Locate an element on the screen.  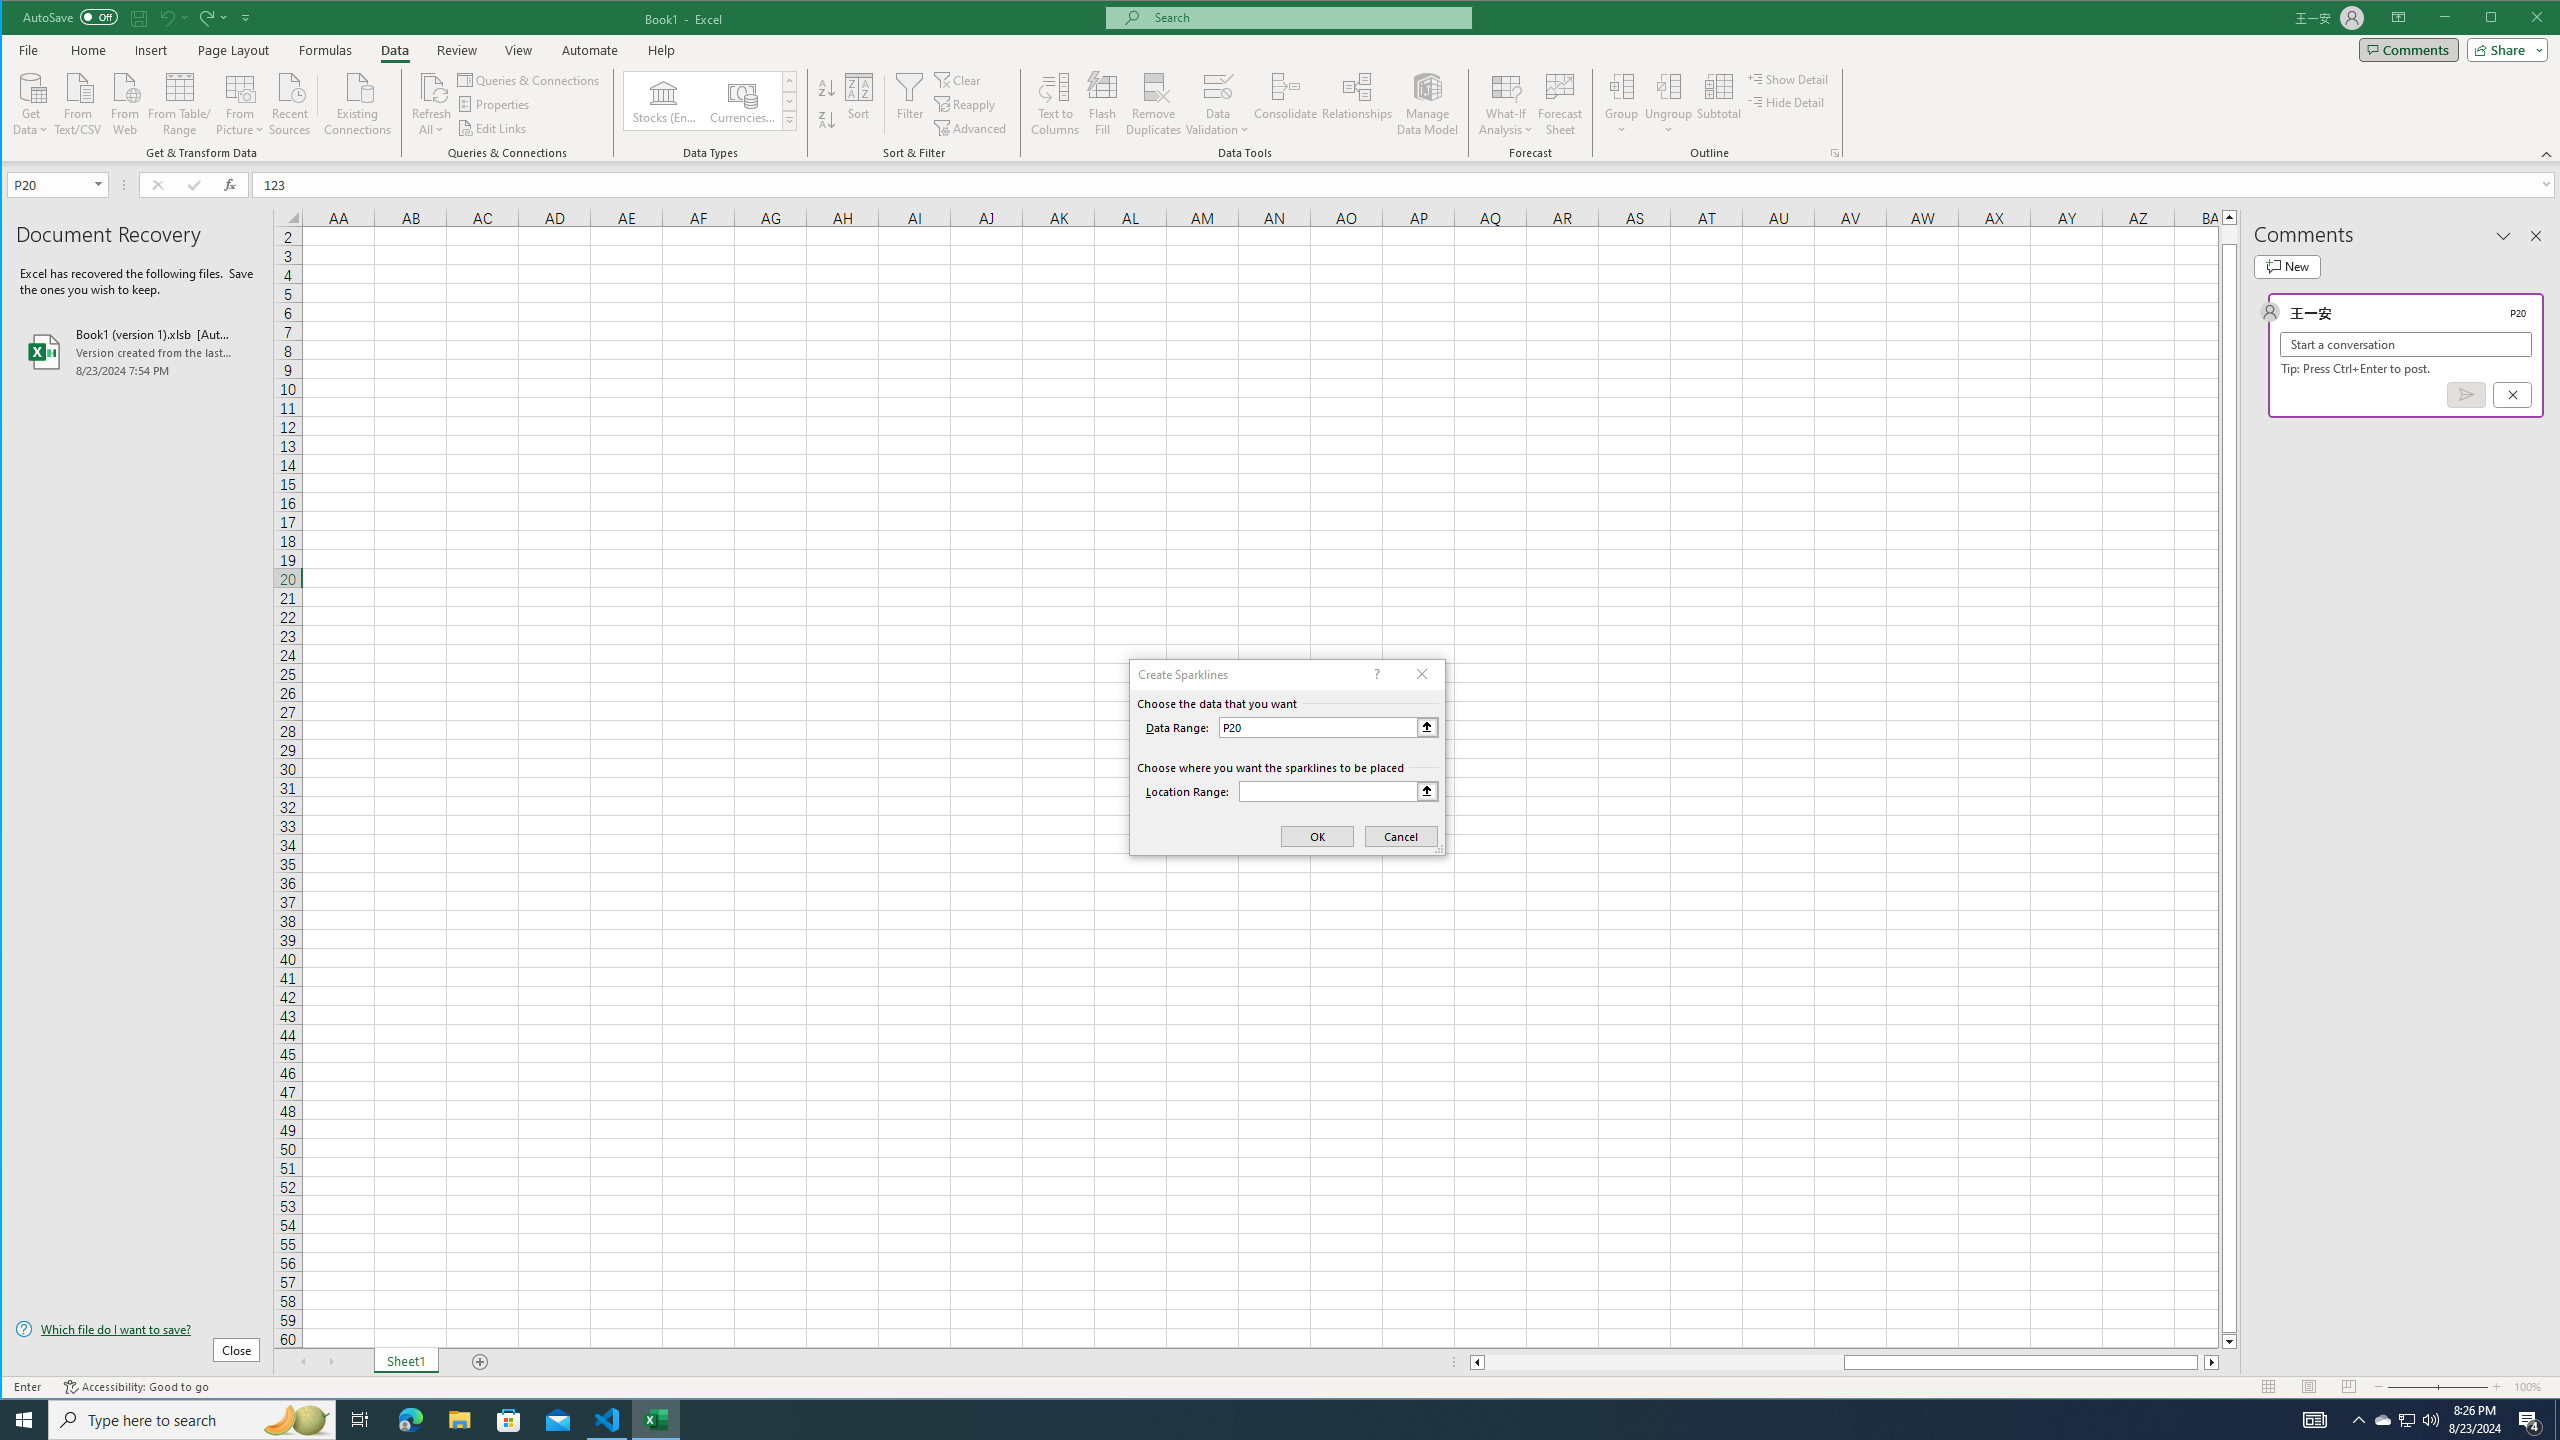
'Page up' is located at coordinates (2229, 233).